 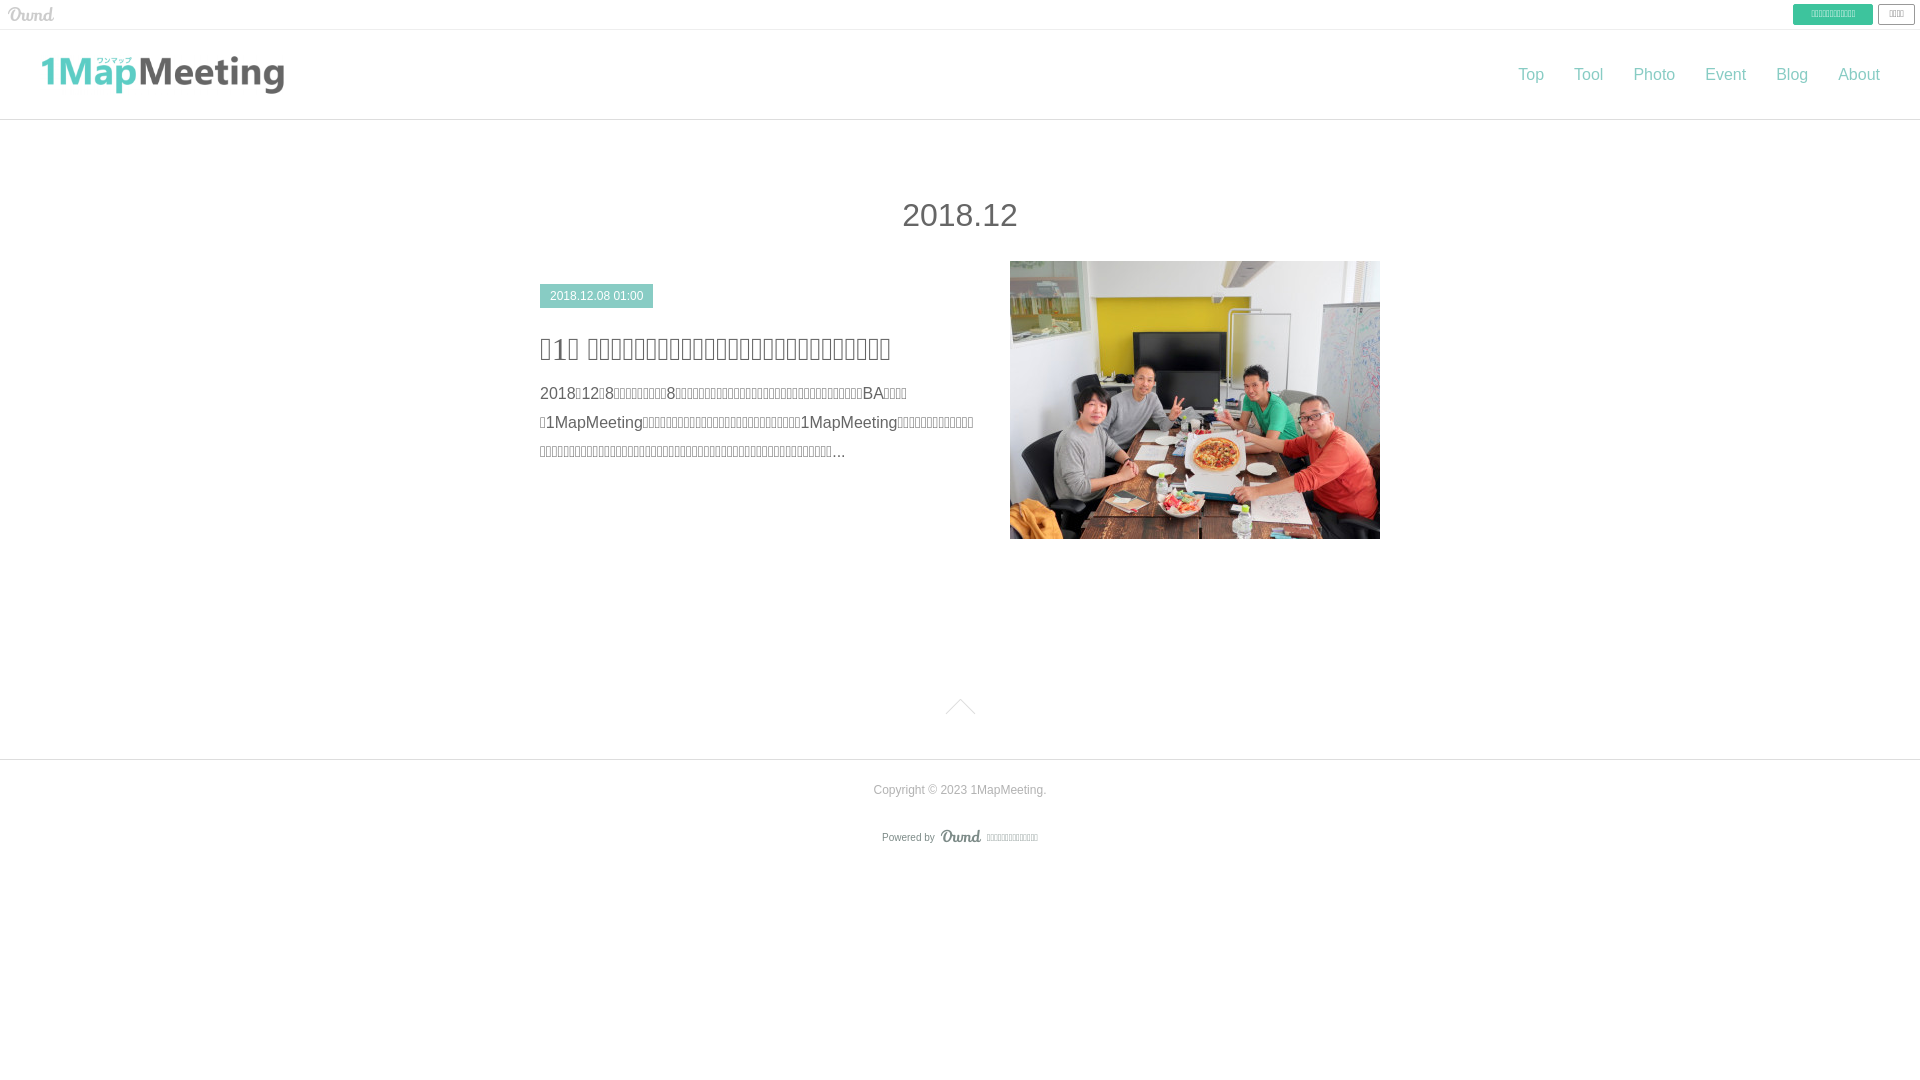 I want to click on 'Blog', so click(x=1791, y=73).